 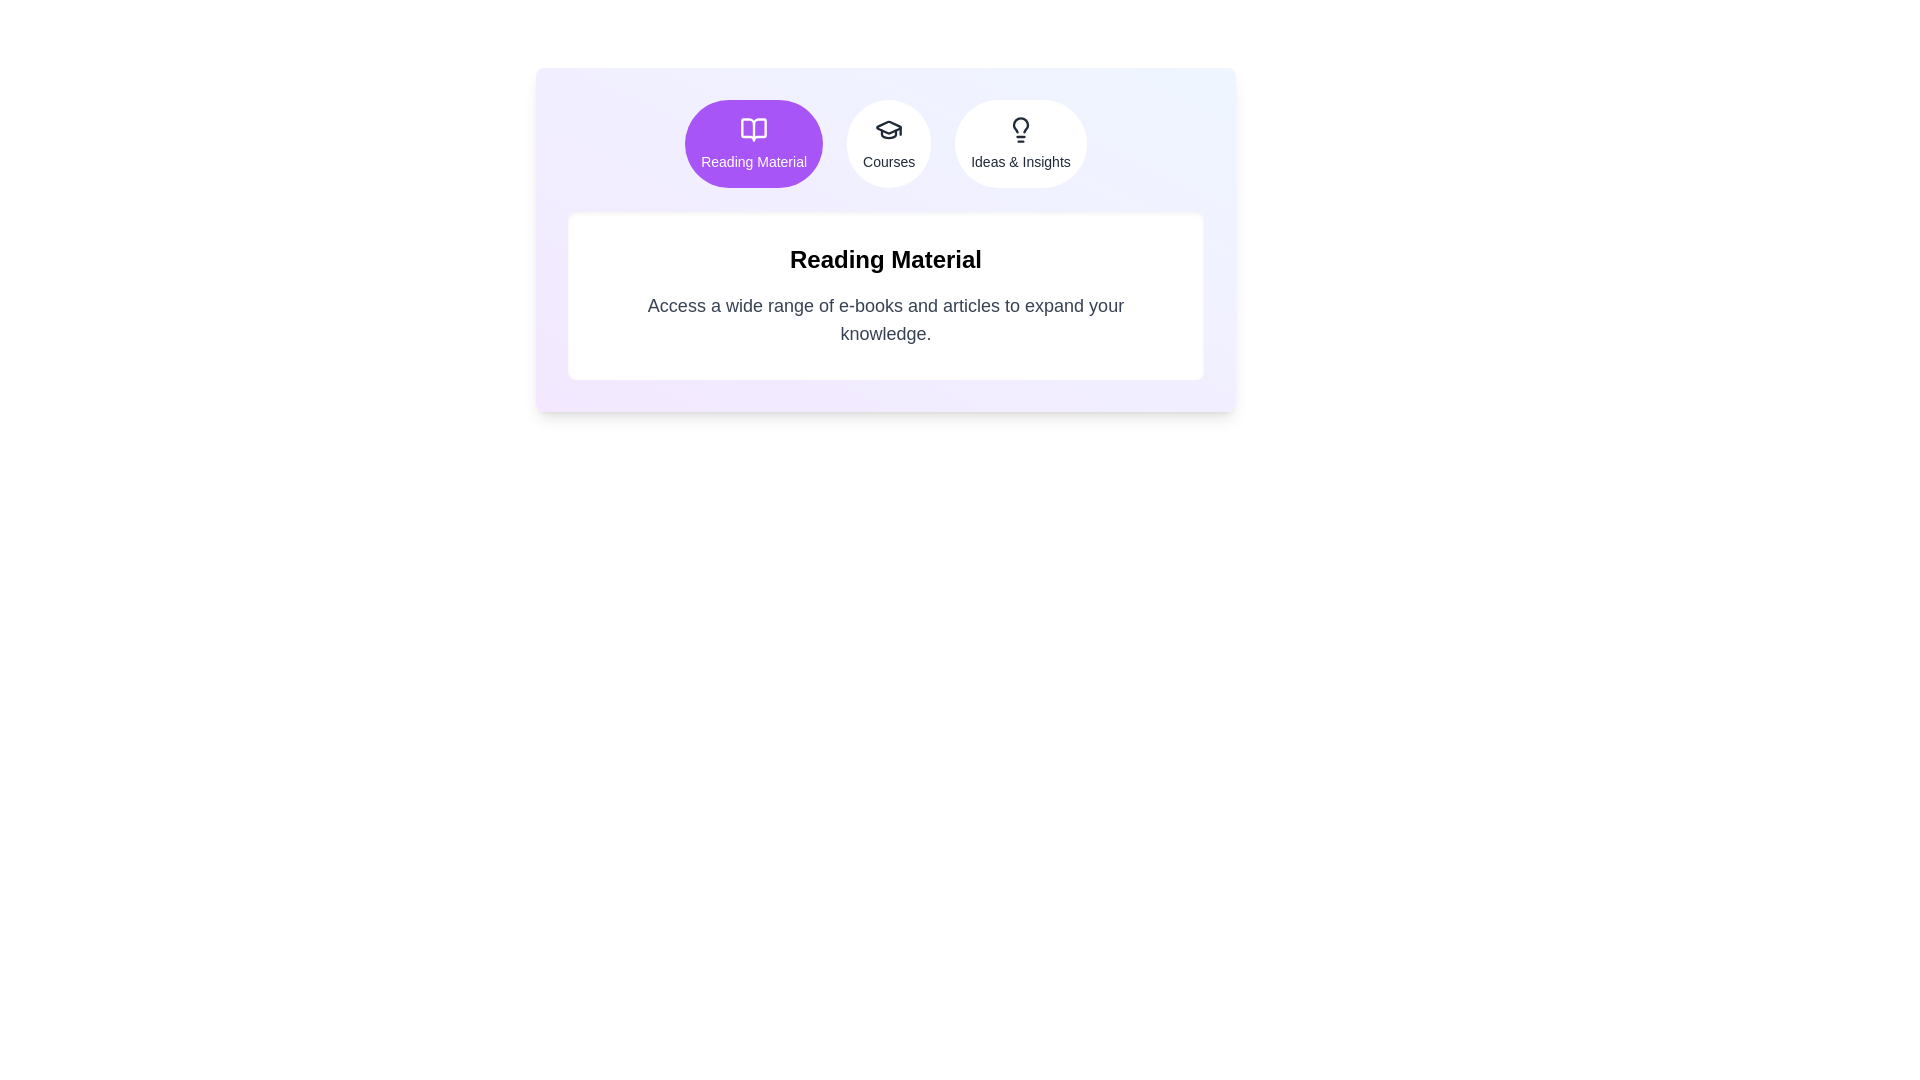 What do you see at coordinates (887, 142) in the screenshot?
I see `the Courses tab to view its content` at bounding box center [887, 142].